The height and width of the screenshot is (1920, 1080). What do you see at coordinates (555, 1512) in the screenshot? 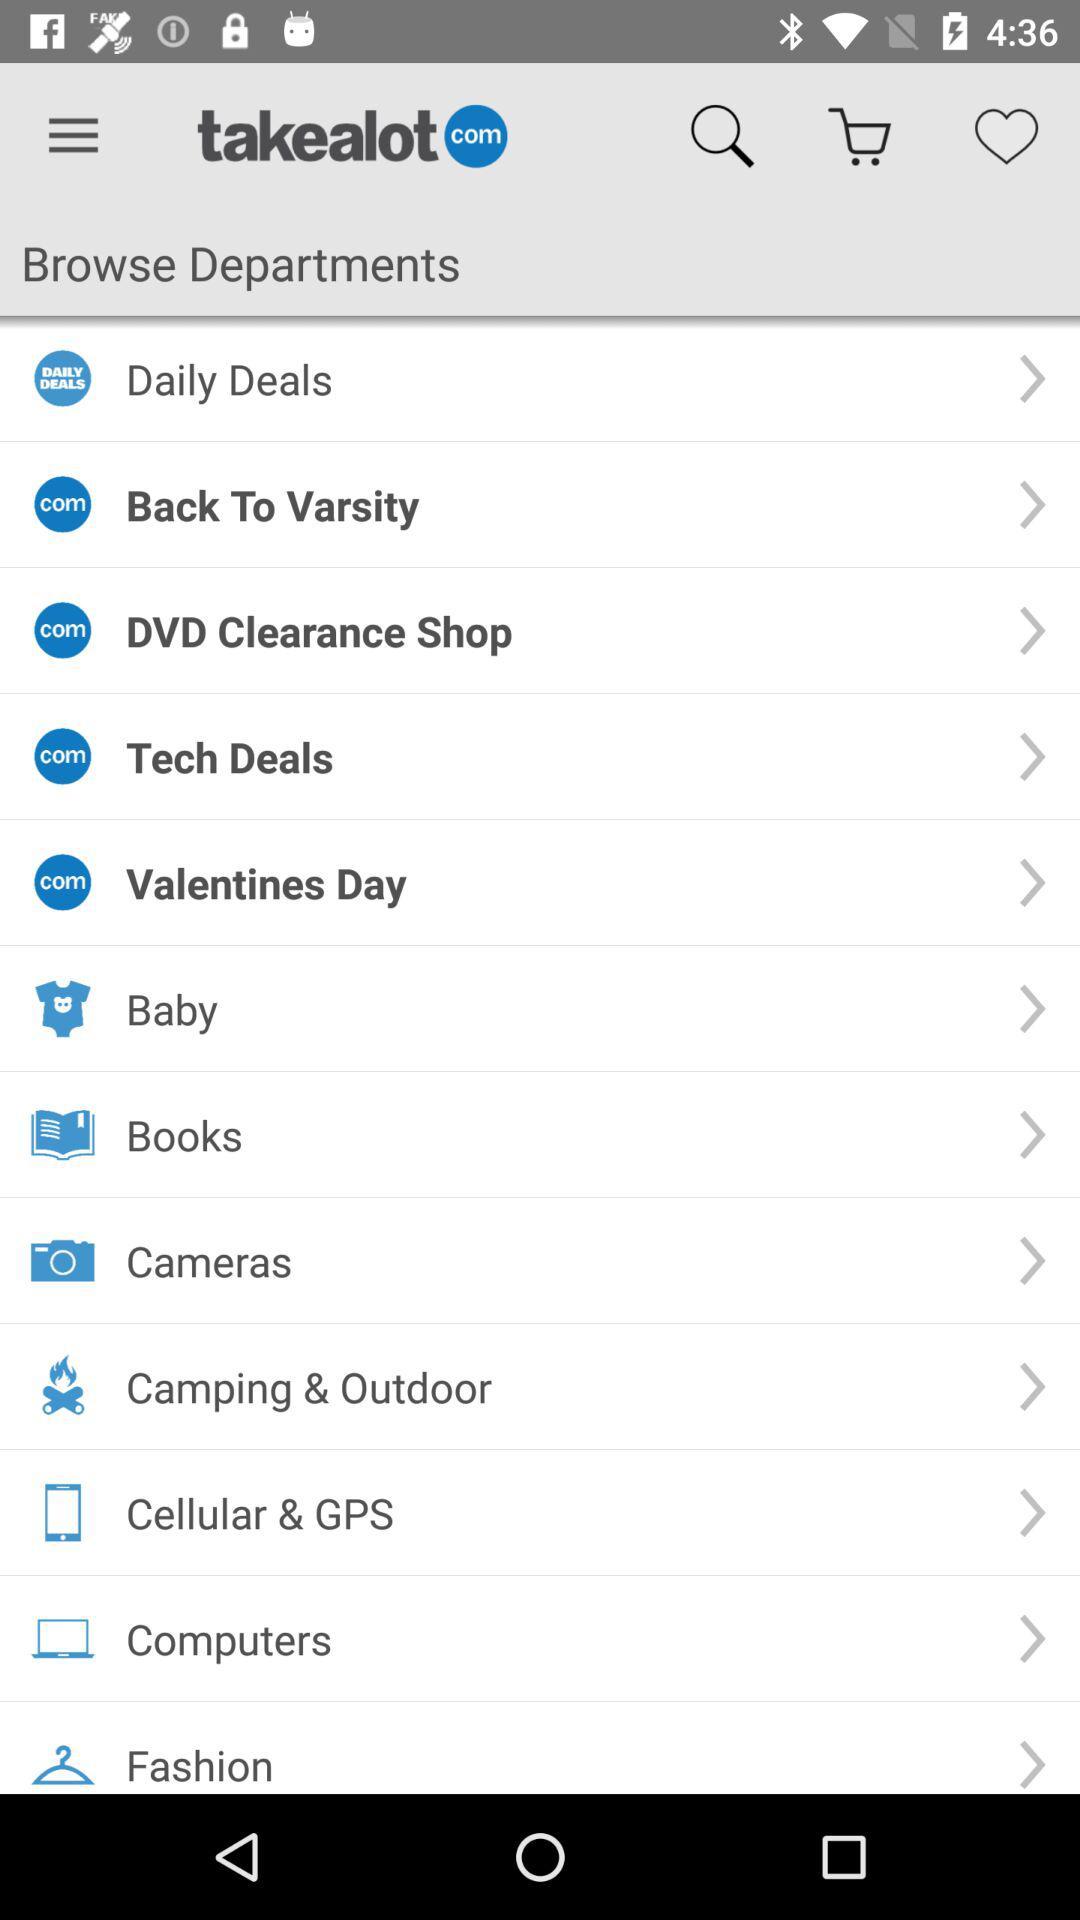
I see `the icon above the computers` at bounding box center [555, 1512].